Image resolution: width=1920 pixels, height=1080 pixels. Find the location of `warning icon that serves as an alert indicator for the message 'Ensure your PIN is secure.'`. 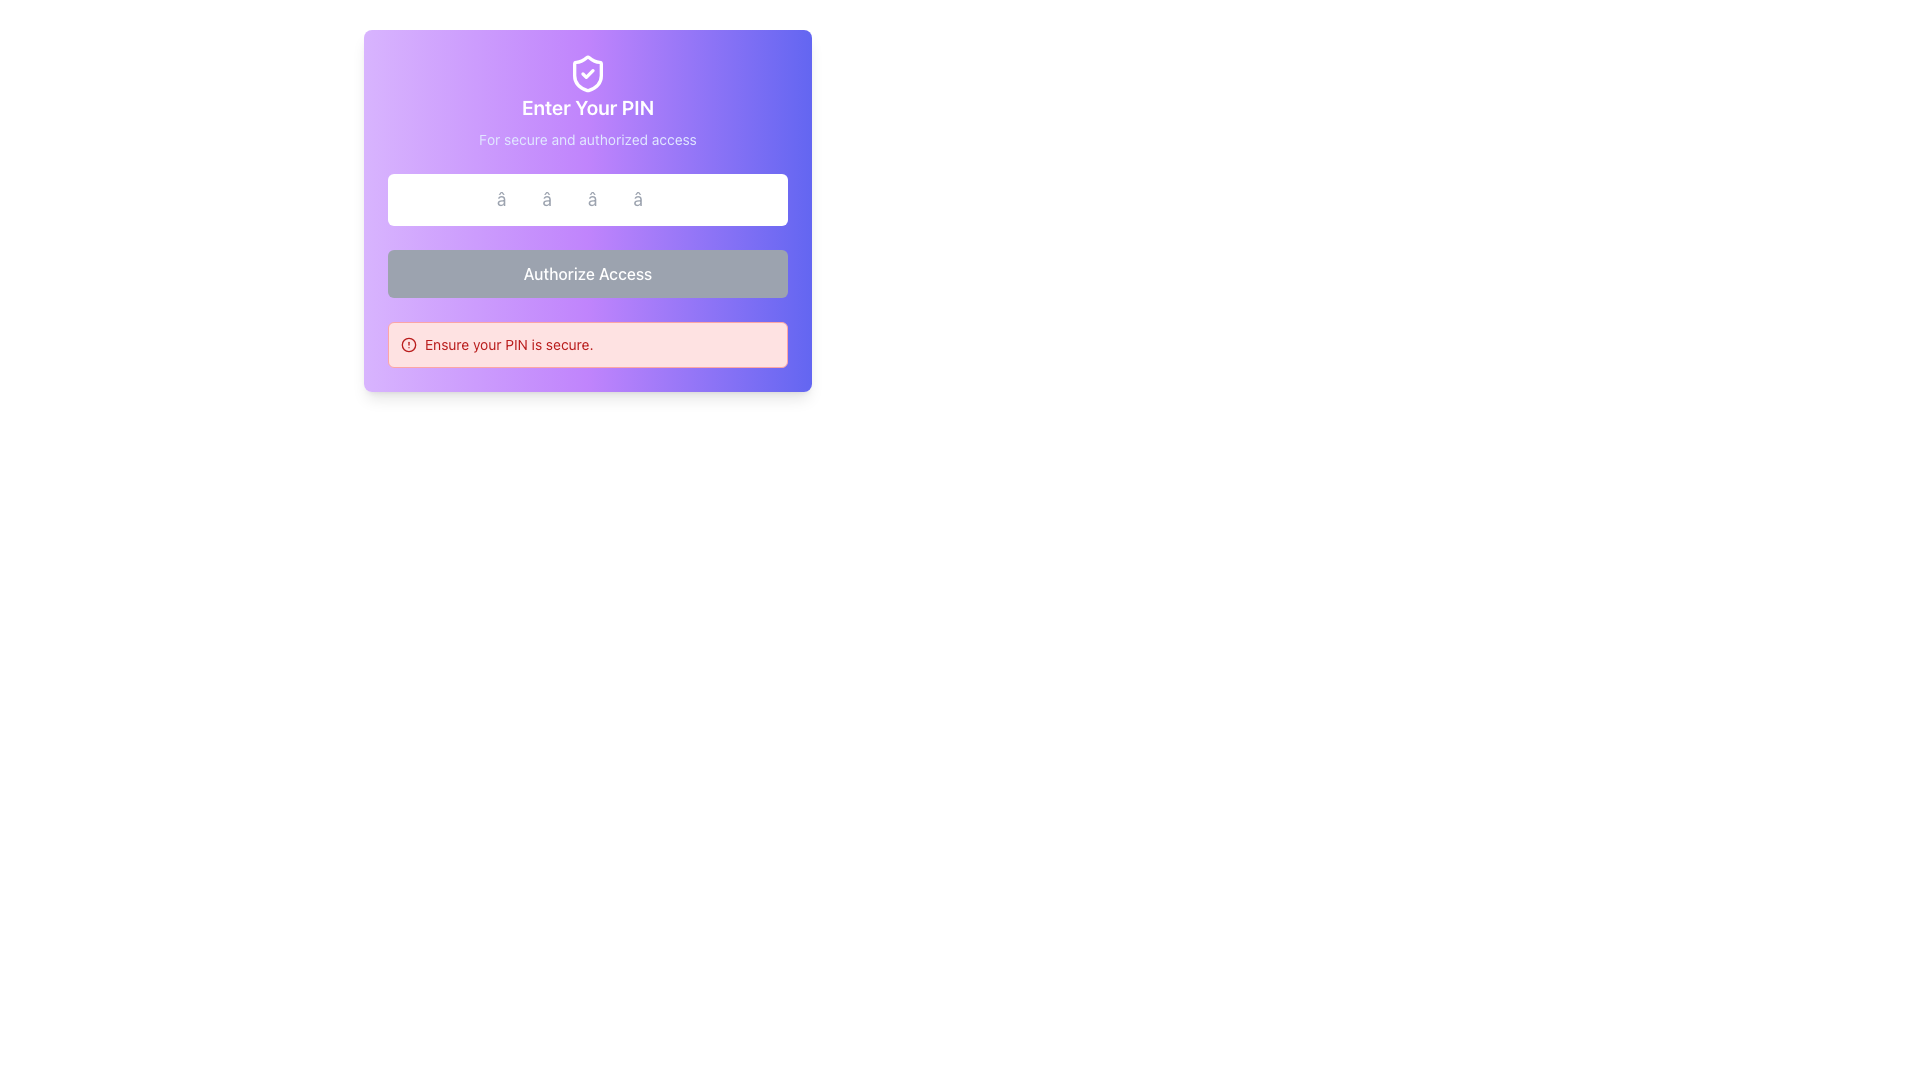

warning icon that serves as an alert indicator for the message 'Ensure your PIN is secure.' is located at coordinates (407, 343).